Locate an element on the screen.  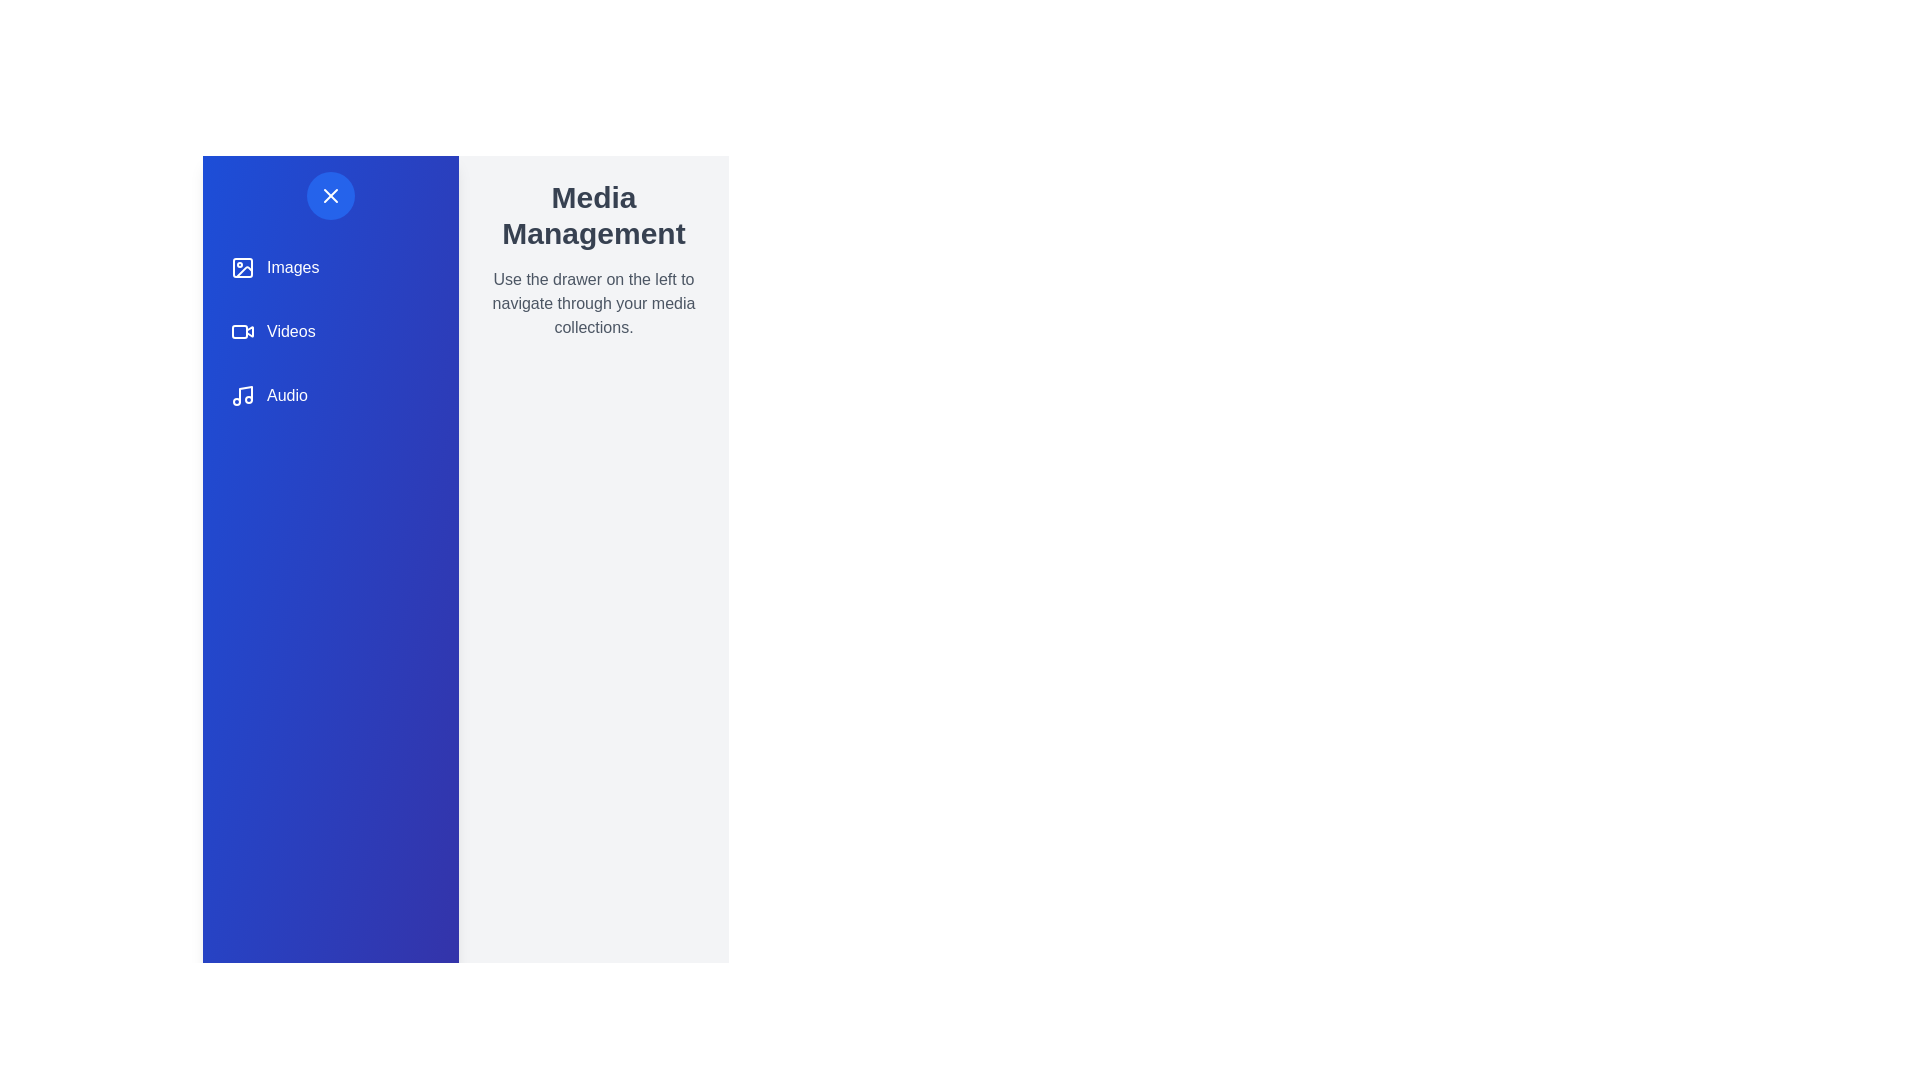
the static text label displaying 'Images' in white font on a blue background, located in the vertical navigation sidebar is located at coordinates (292, 266).